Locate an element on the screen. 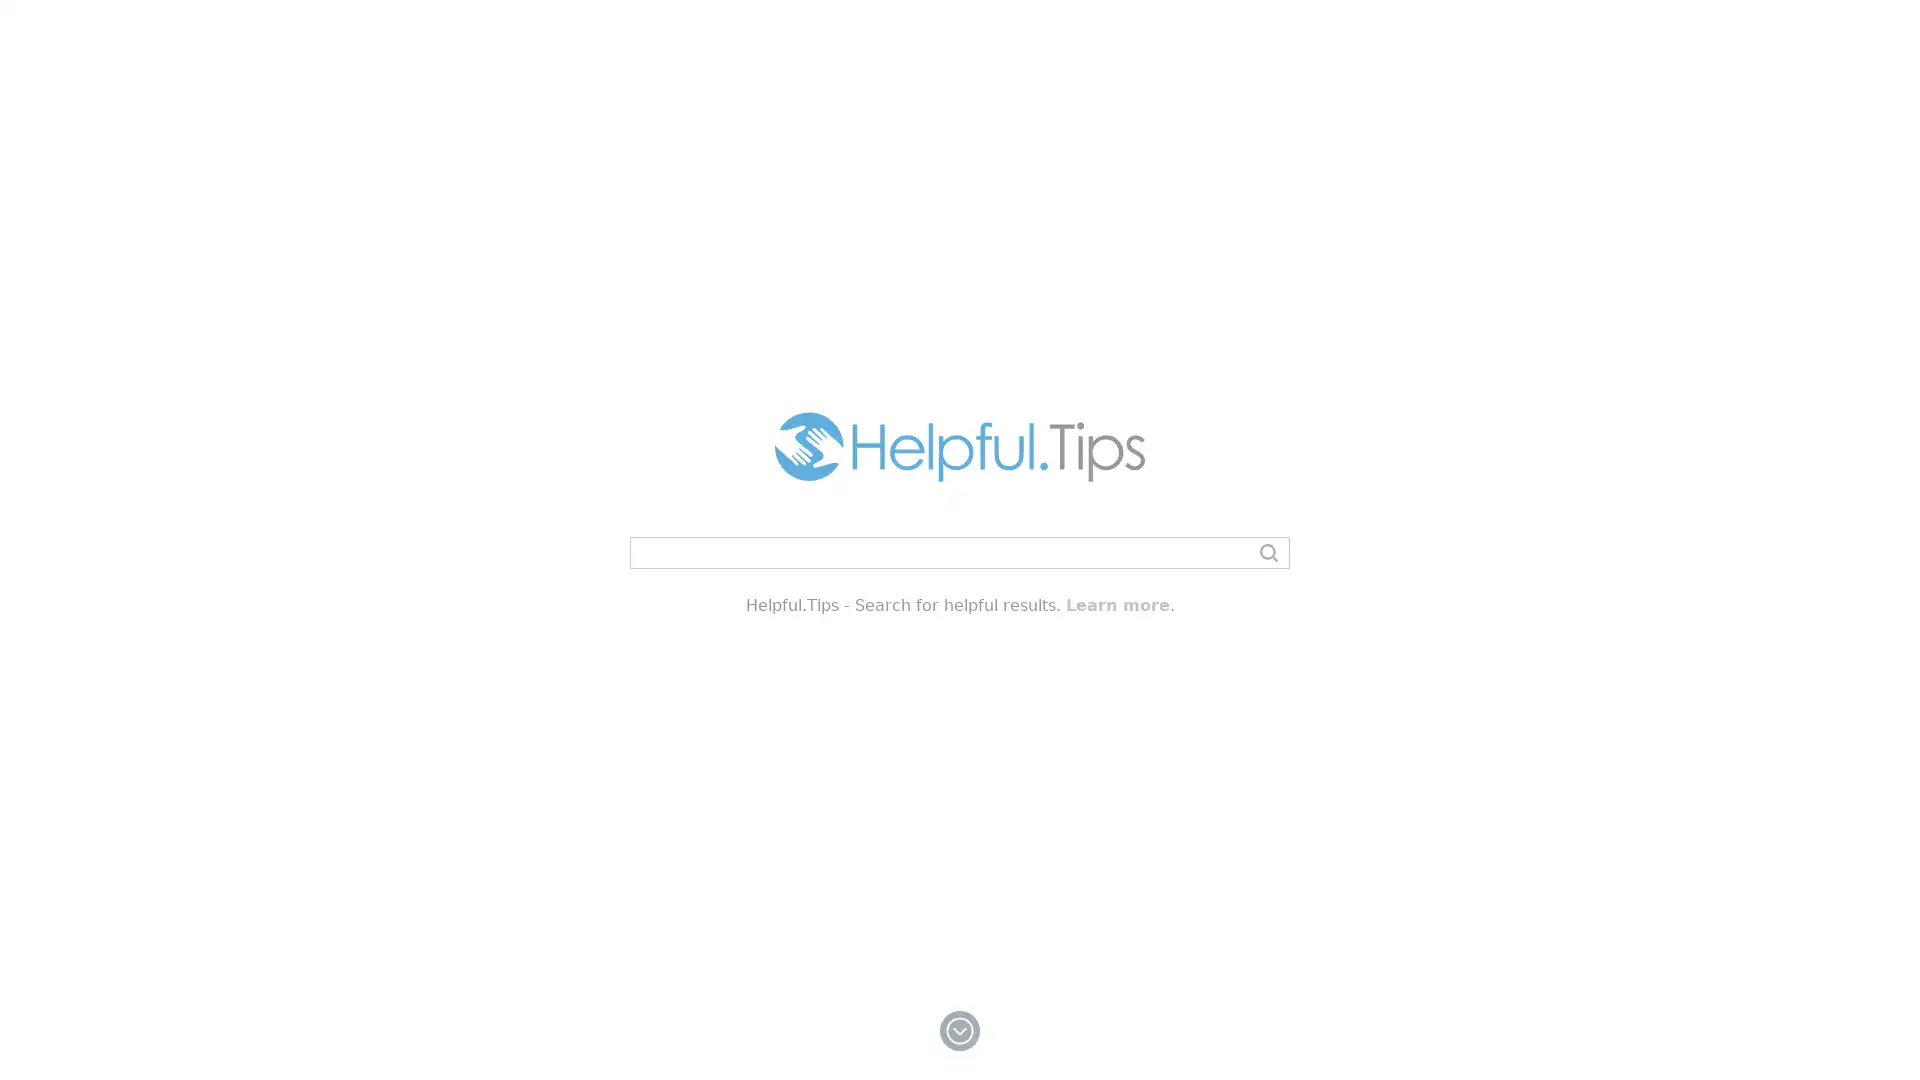  Search is located at coordinates (1267, 552).